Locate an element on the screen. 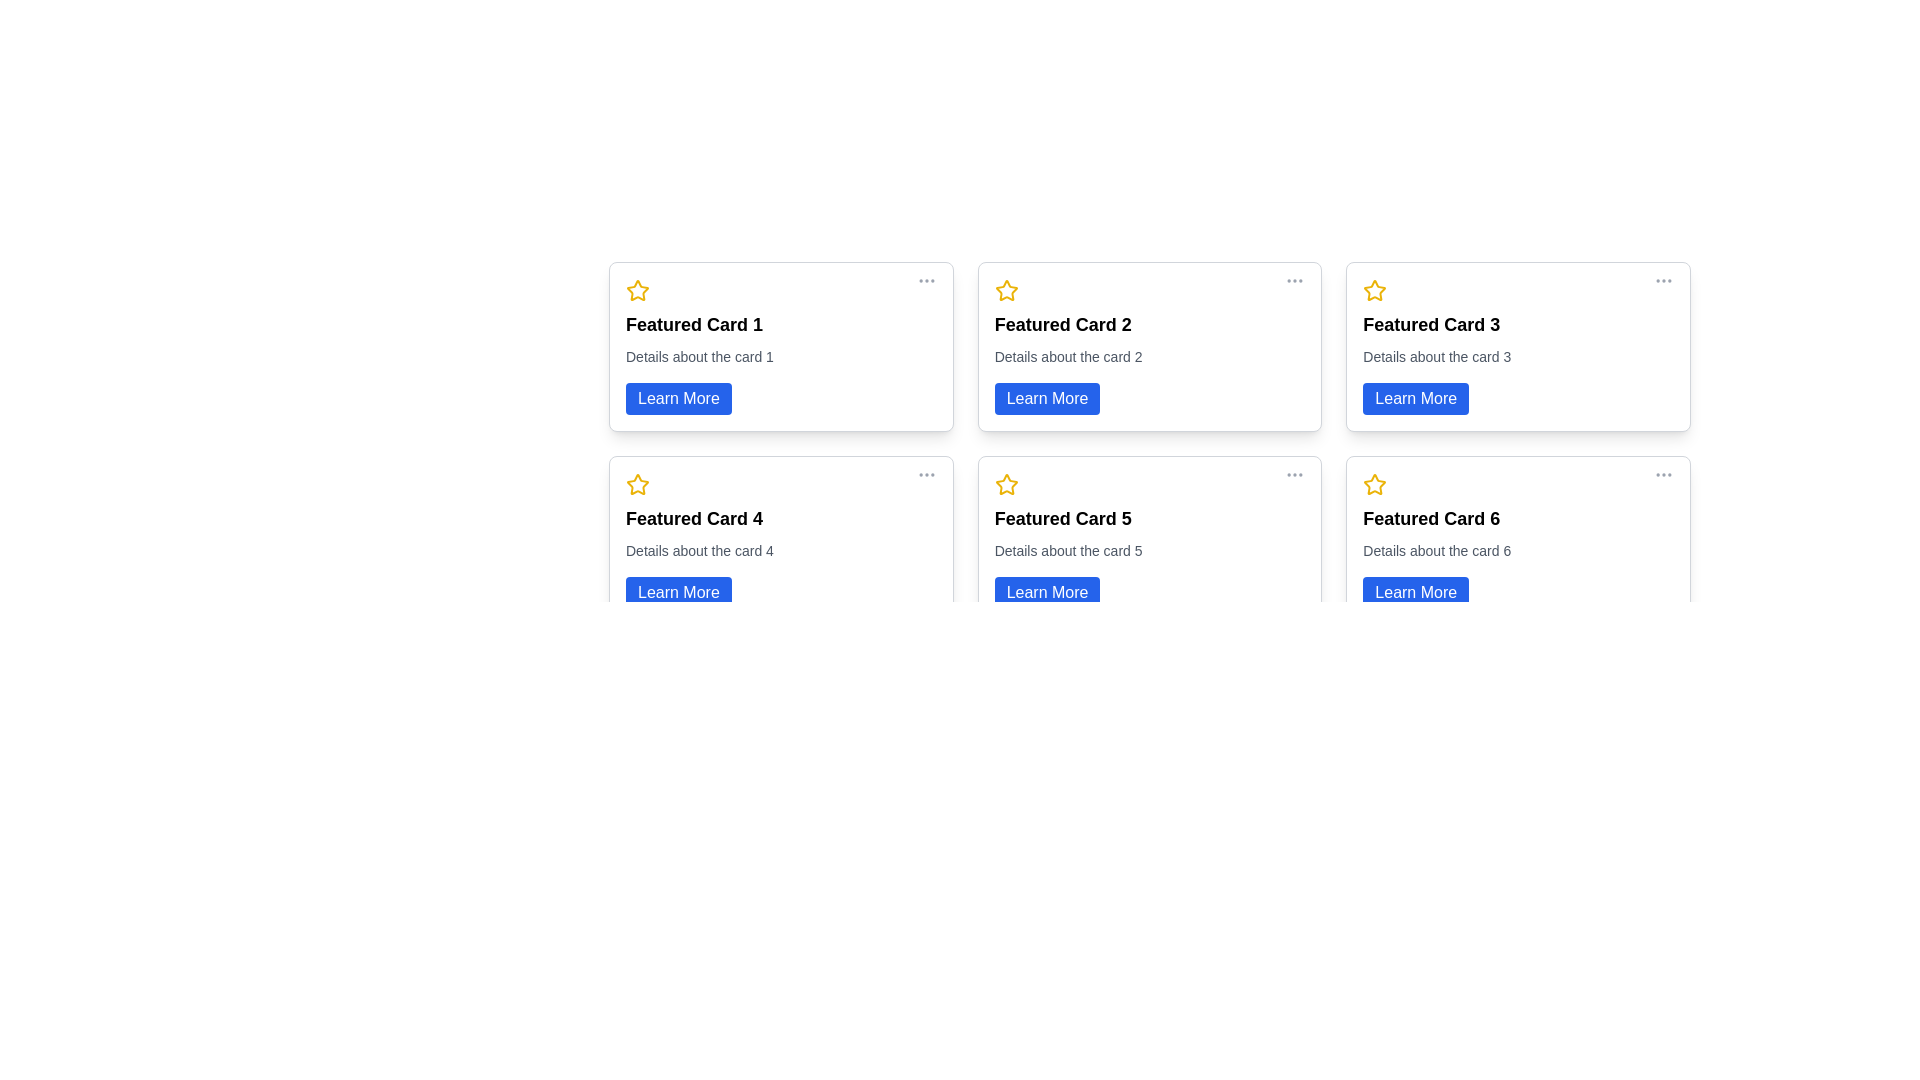 The image size is (1920, 1080). the small horizontal ellipsis icon located in the top-right corner of 'Featured Card 5' to observe the hover effect is located at coordinates (1295, 474).